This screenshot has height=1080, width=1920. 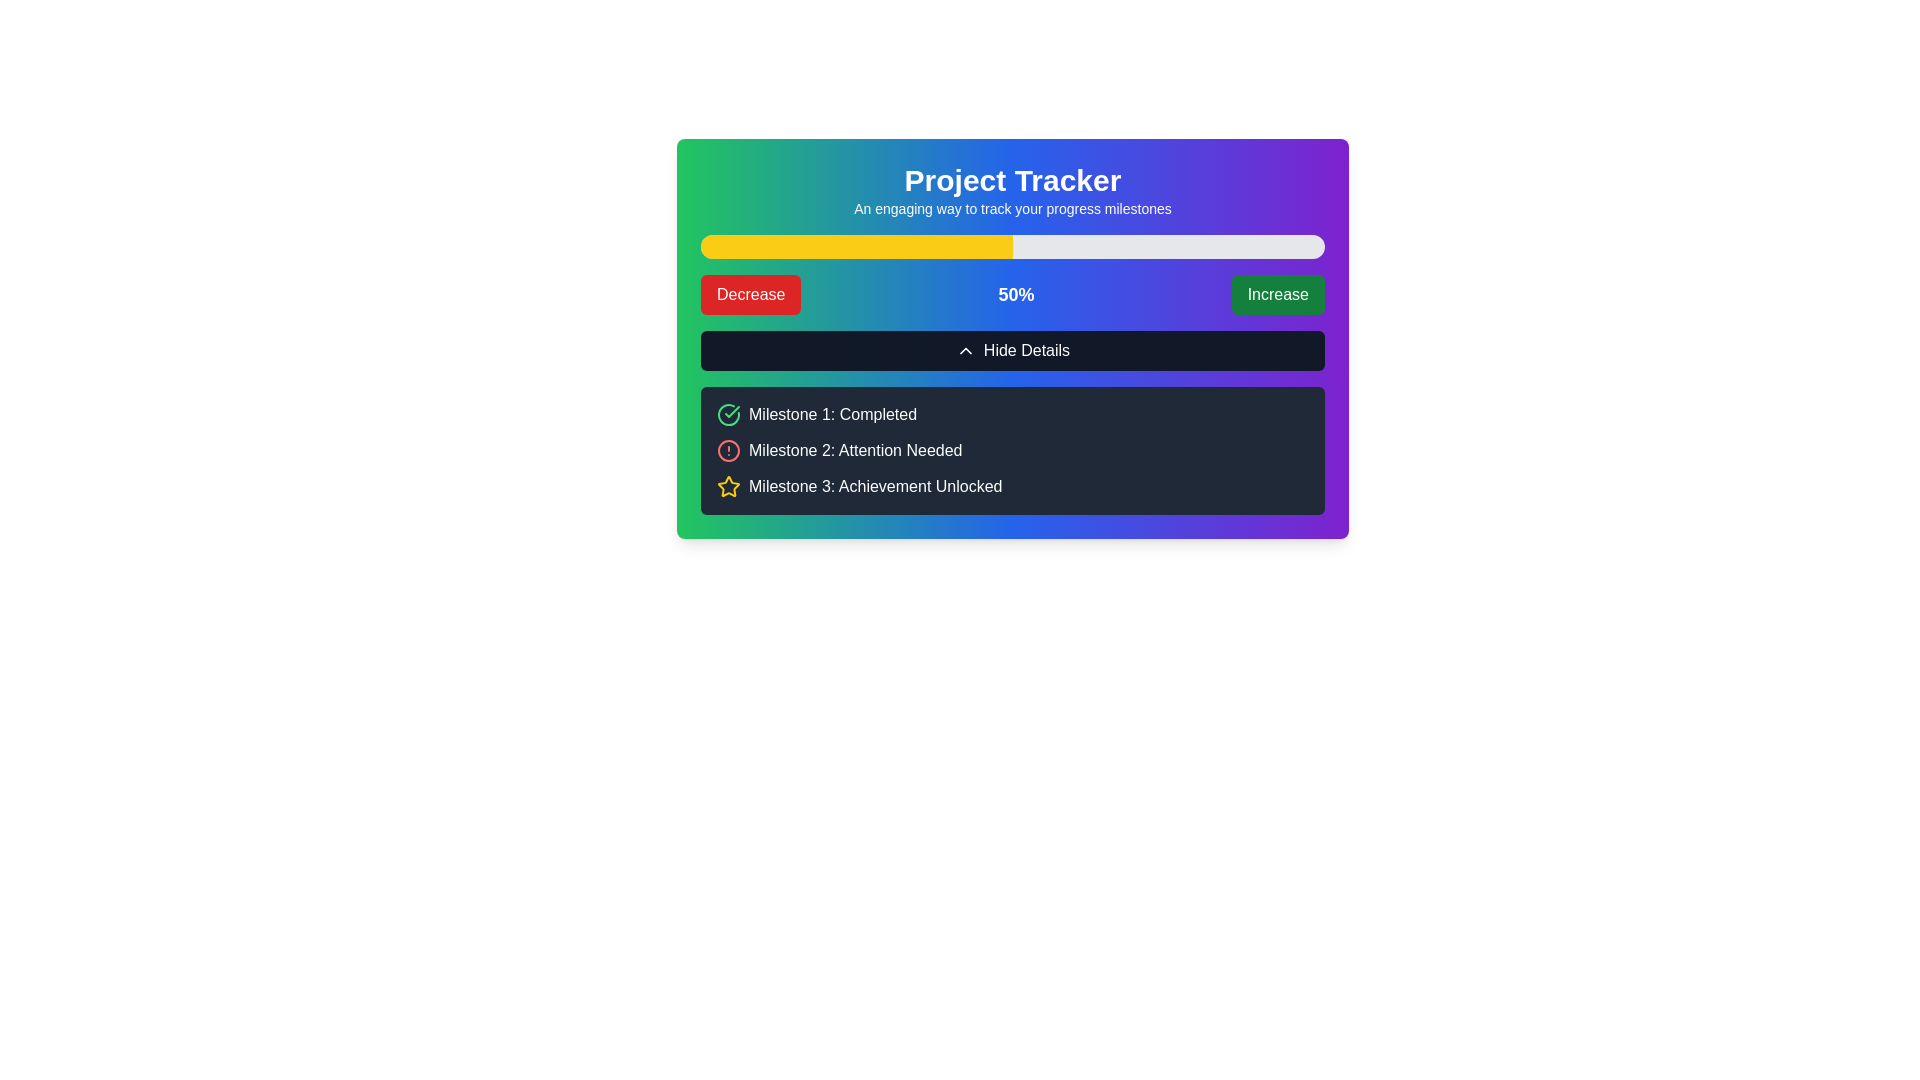 I want to click on the green 'Increase' button, so click(x=1277, y=294).